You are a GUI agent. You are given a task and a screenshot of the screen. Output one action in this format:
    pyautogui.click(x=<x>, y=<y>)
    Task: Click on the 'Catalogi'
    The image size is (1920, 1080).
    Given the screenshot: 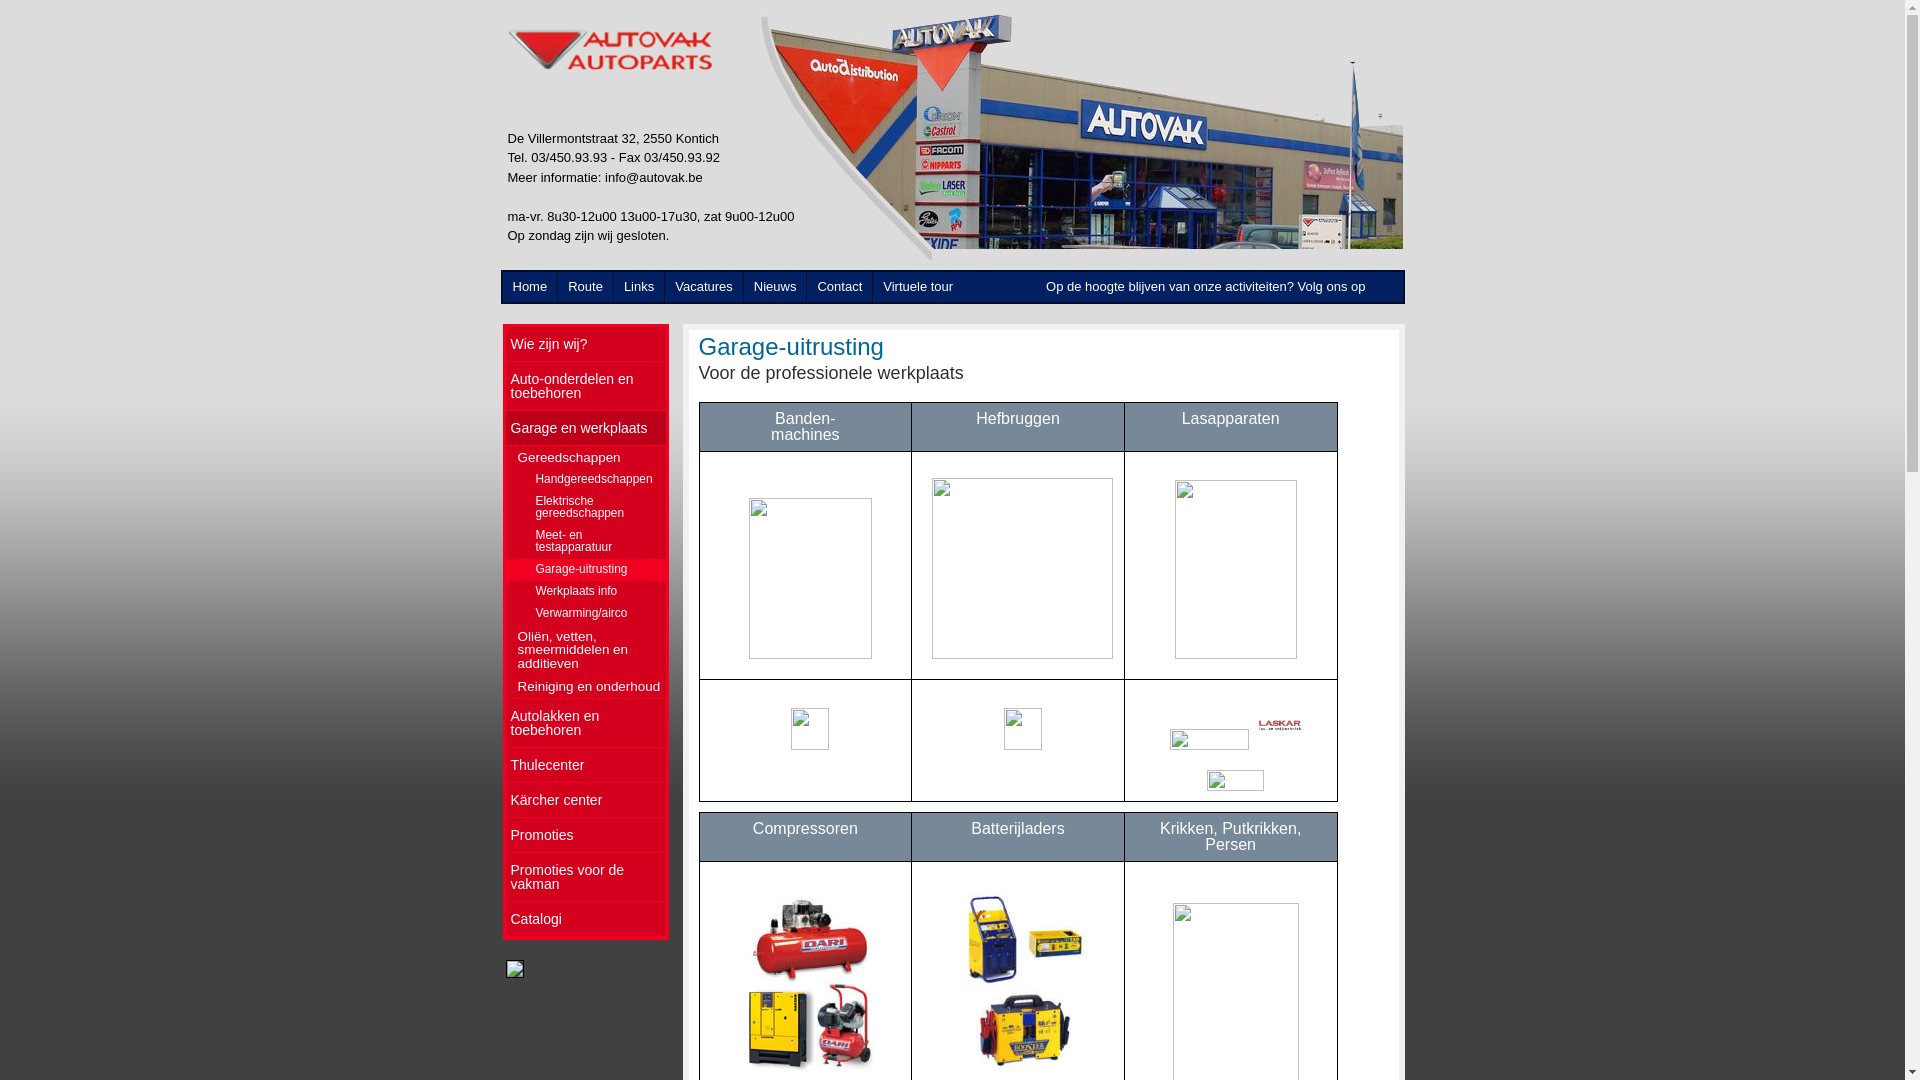 What is the action you would take?
    pyautogui.click(x=584, y=919)
    